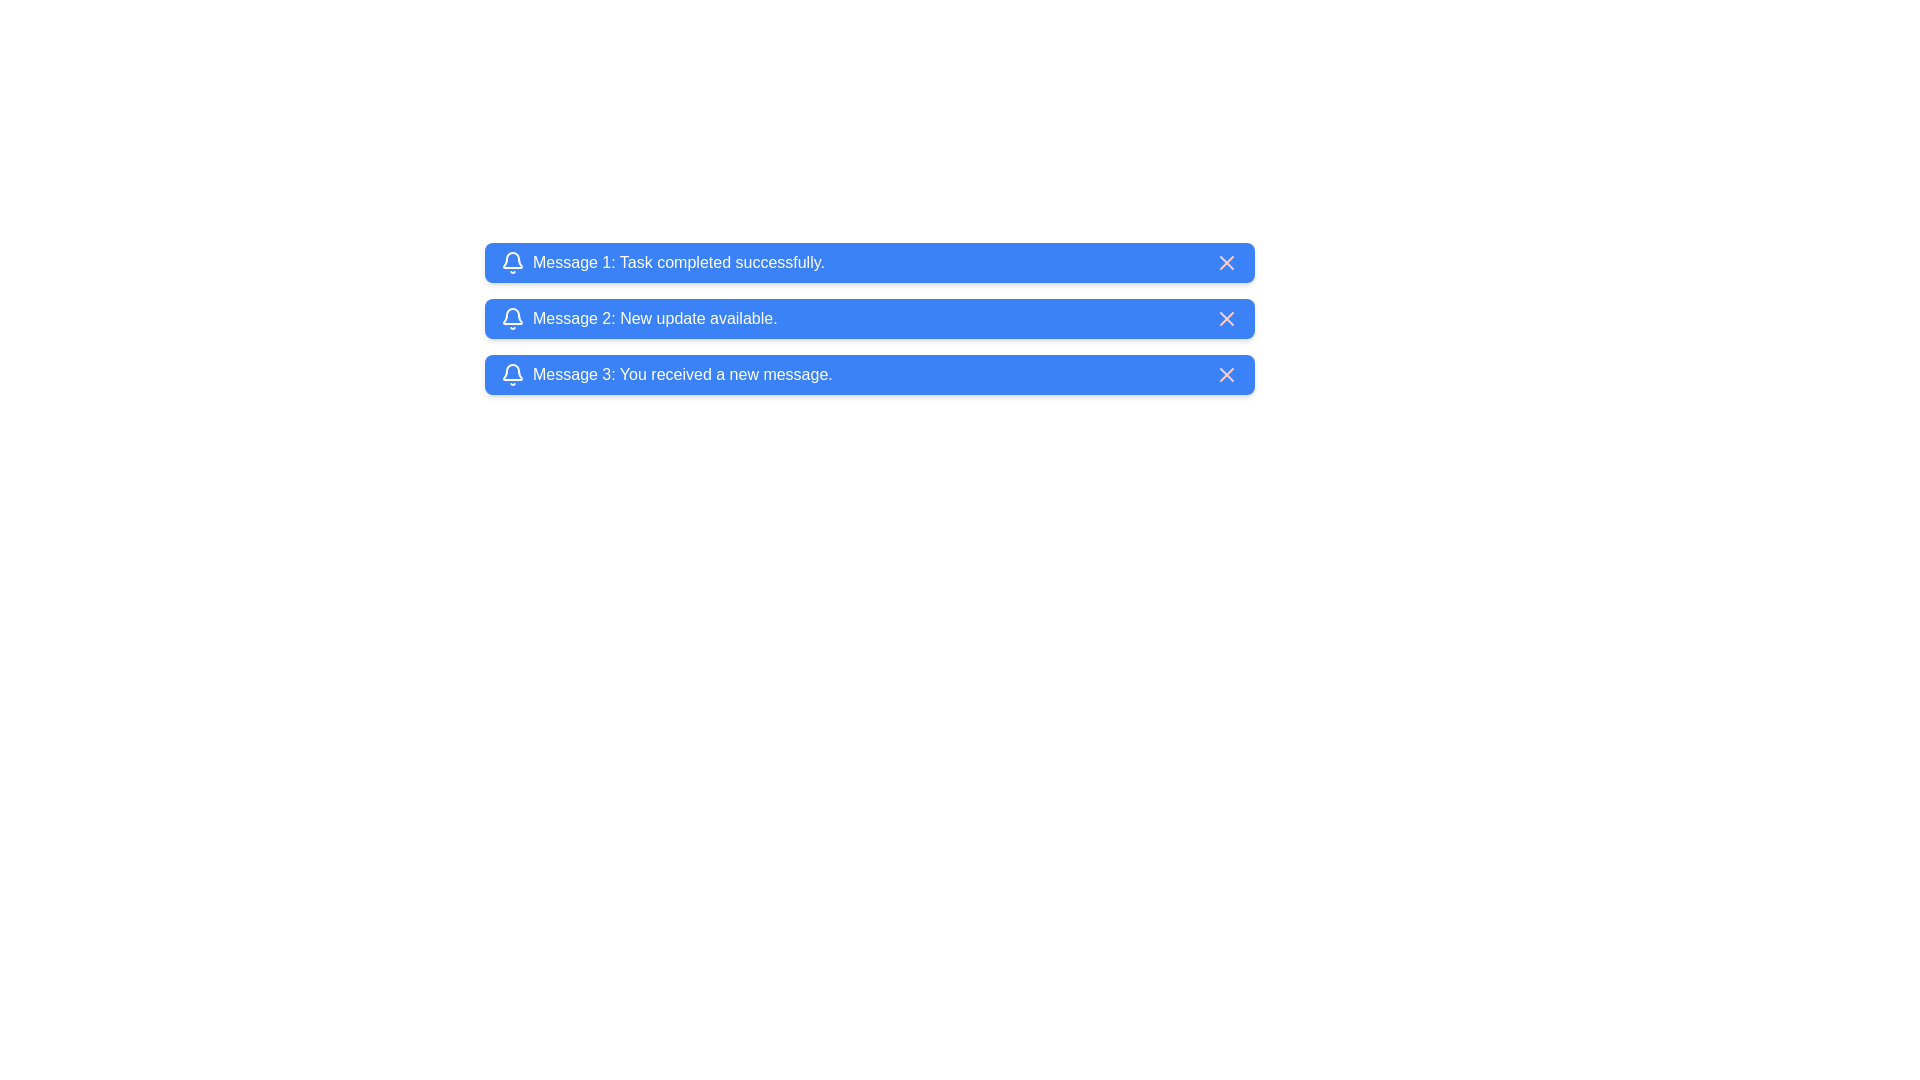 The width and height of the screenshot is (1920, 1080). I want to click on the red 'X' close icon located on the far right side of the second blue notification bar containing the message 'Message 2: New update available.', so click(1226, 318).